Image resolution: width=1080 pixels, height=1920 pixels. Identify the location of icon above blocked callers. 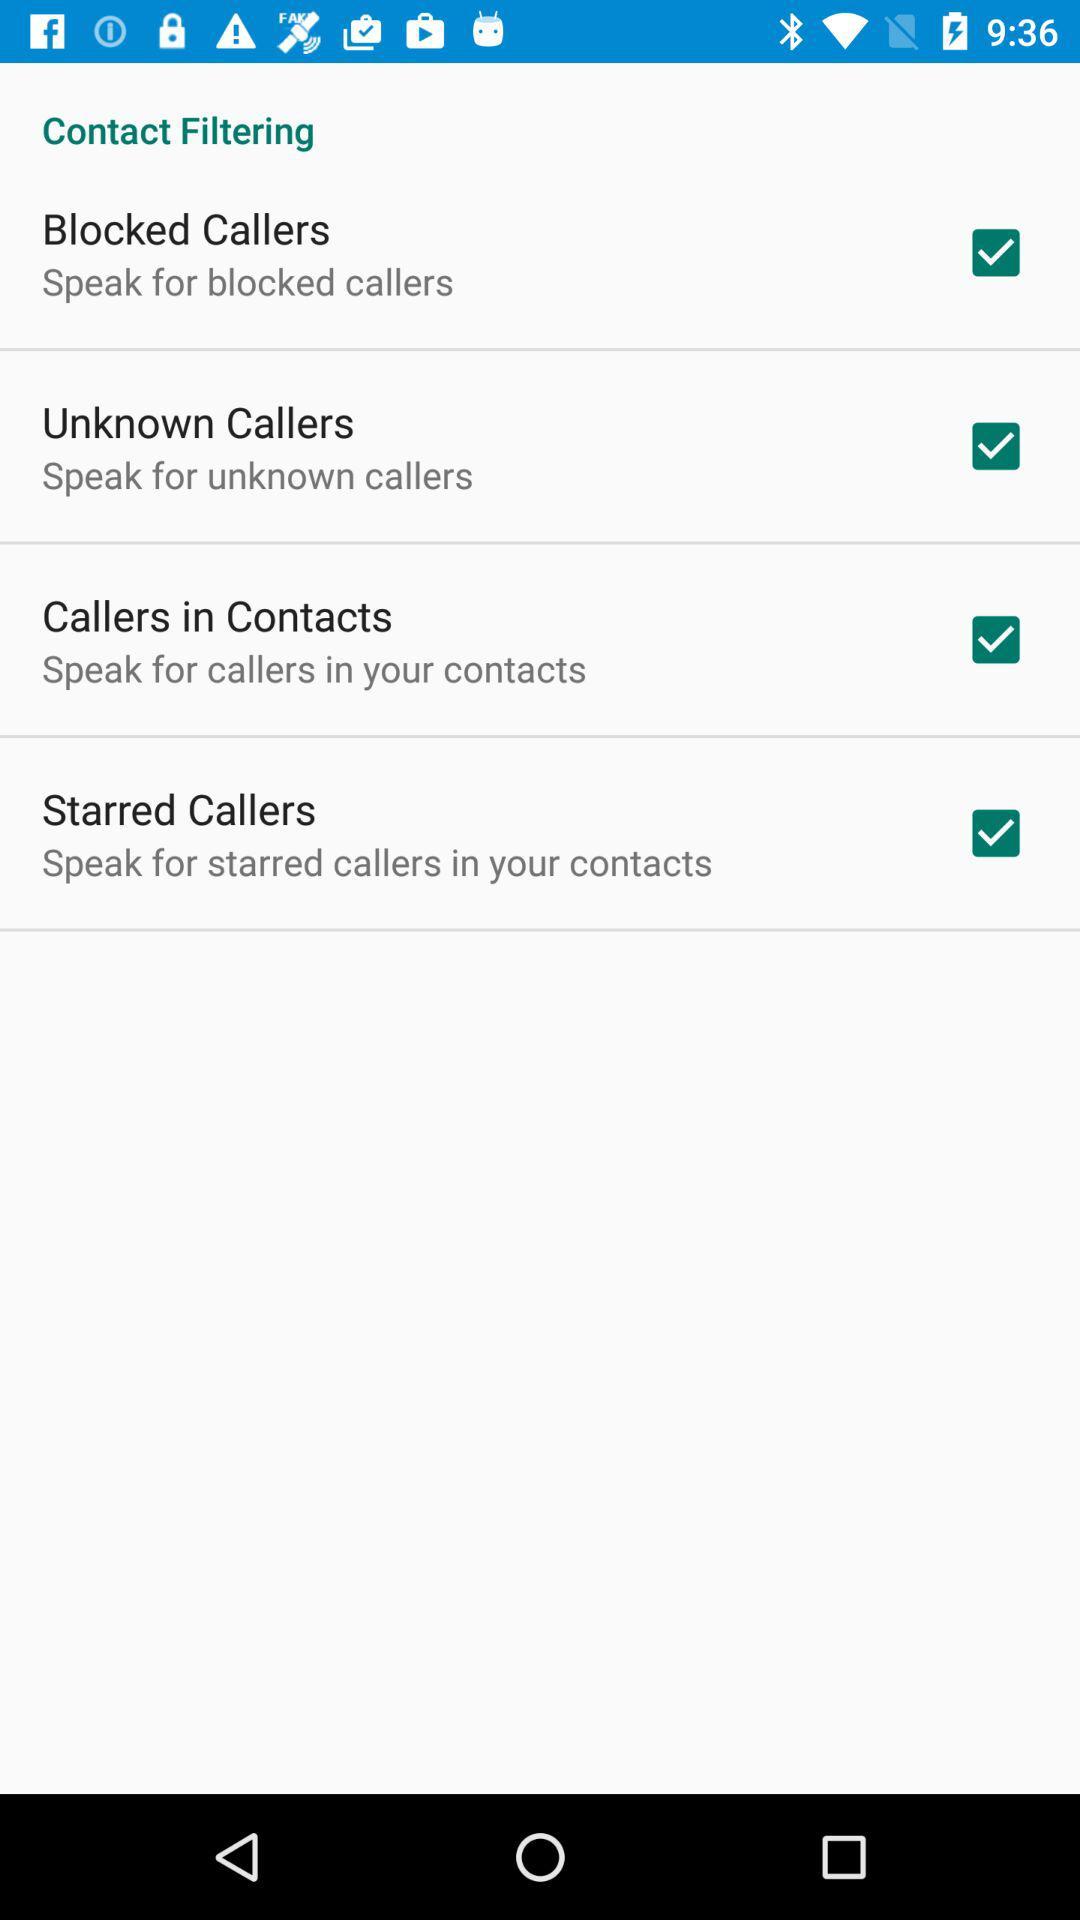
(540, 107).